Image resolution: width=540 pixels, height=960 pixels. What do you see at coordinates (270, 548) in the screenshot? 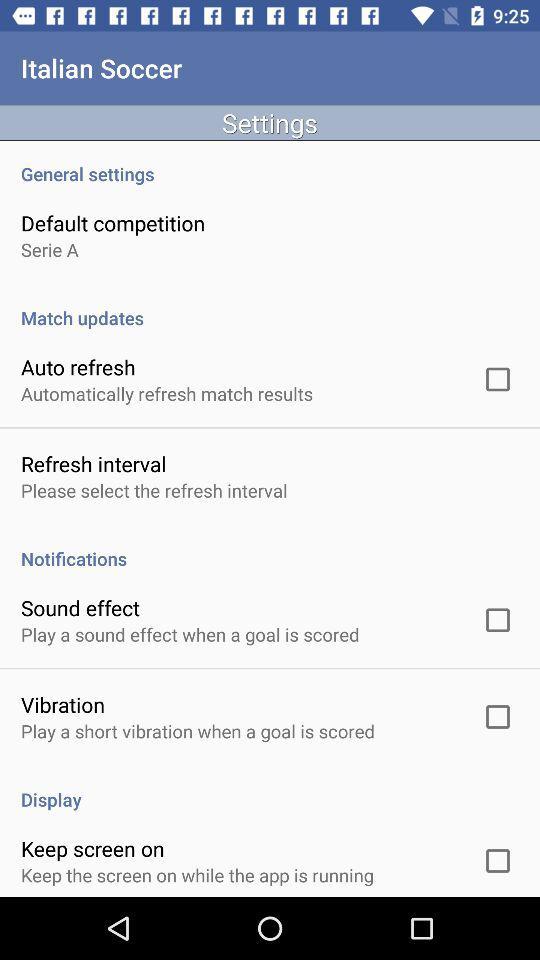
I see `item below please select the item` at bounding box center [270, 548].